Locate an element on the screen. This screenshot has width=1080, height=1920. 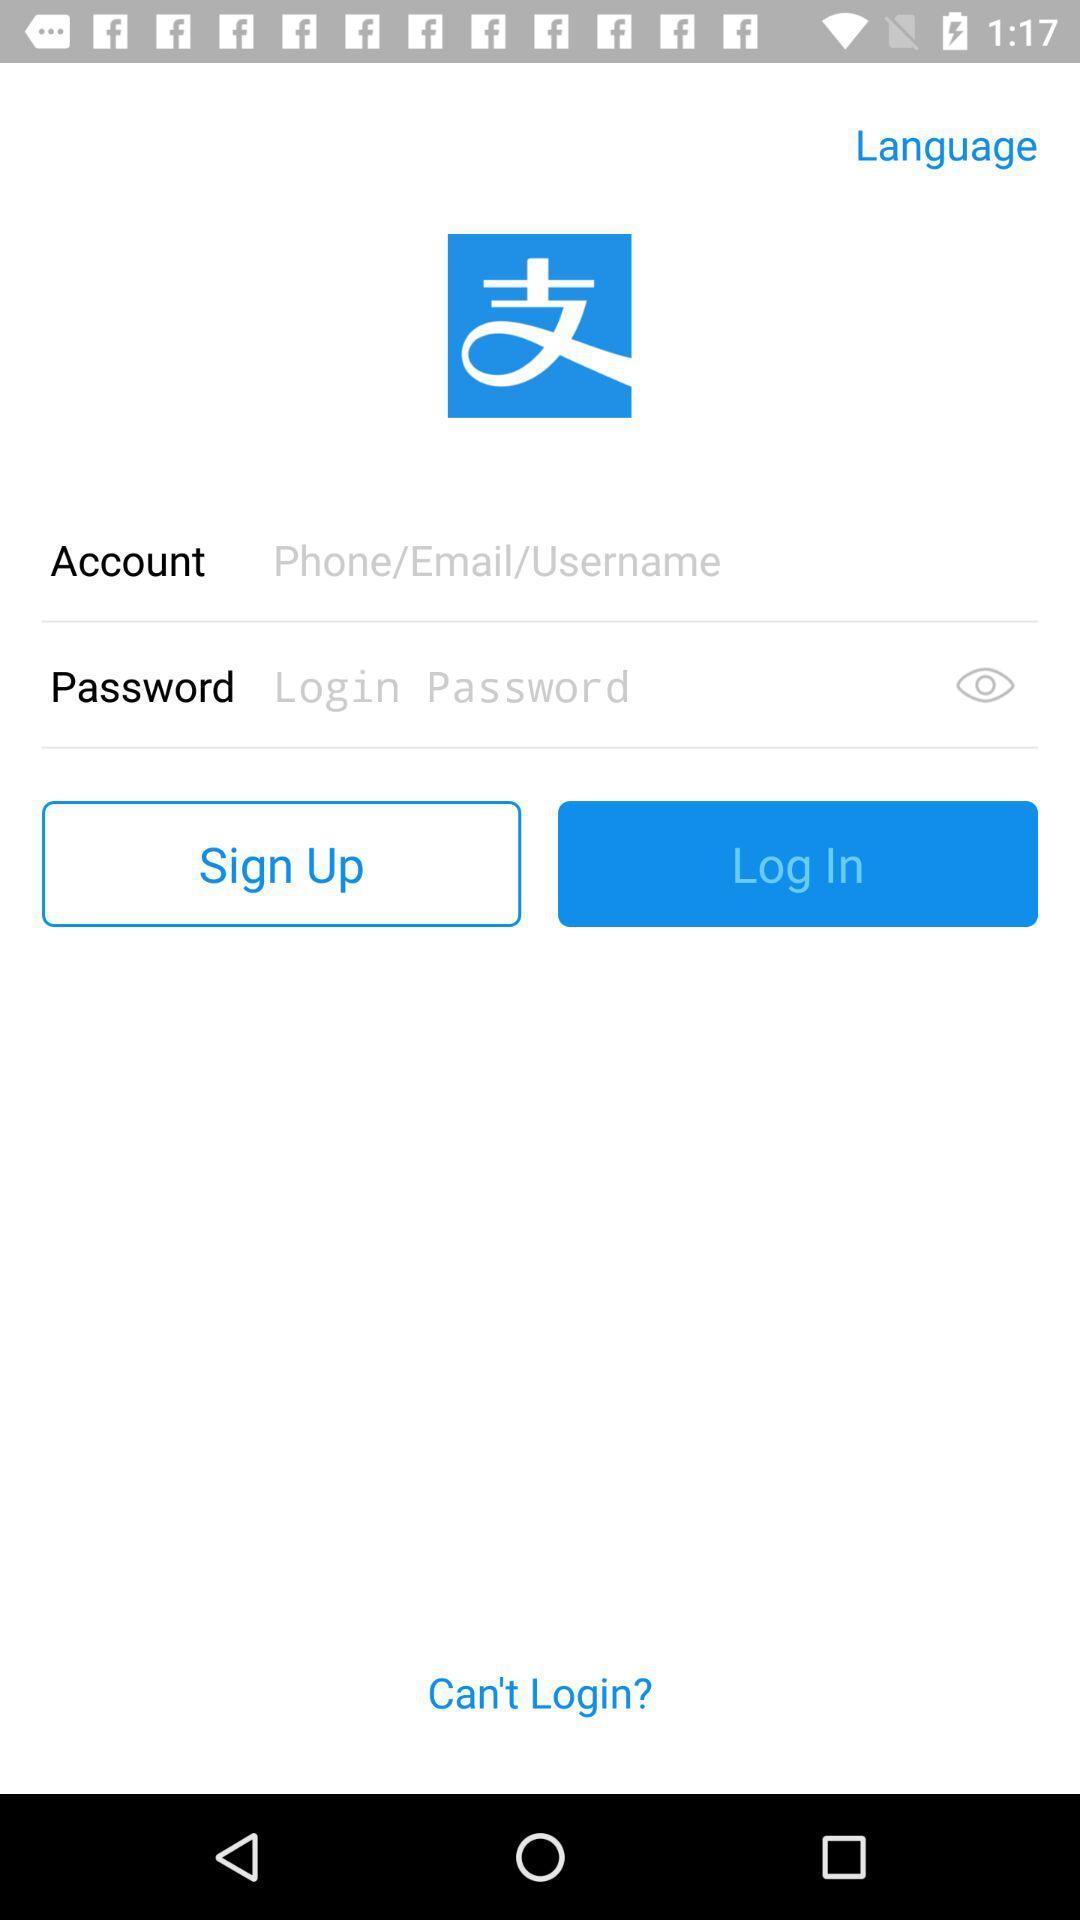
the item below password icon is located at coordinates (281, 864).